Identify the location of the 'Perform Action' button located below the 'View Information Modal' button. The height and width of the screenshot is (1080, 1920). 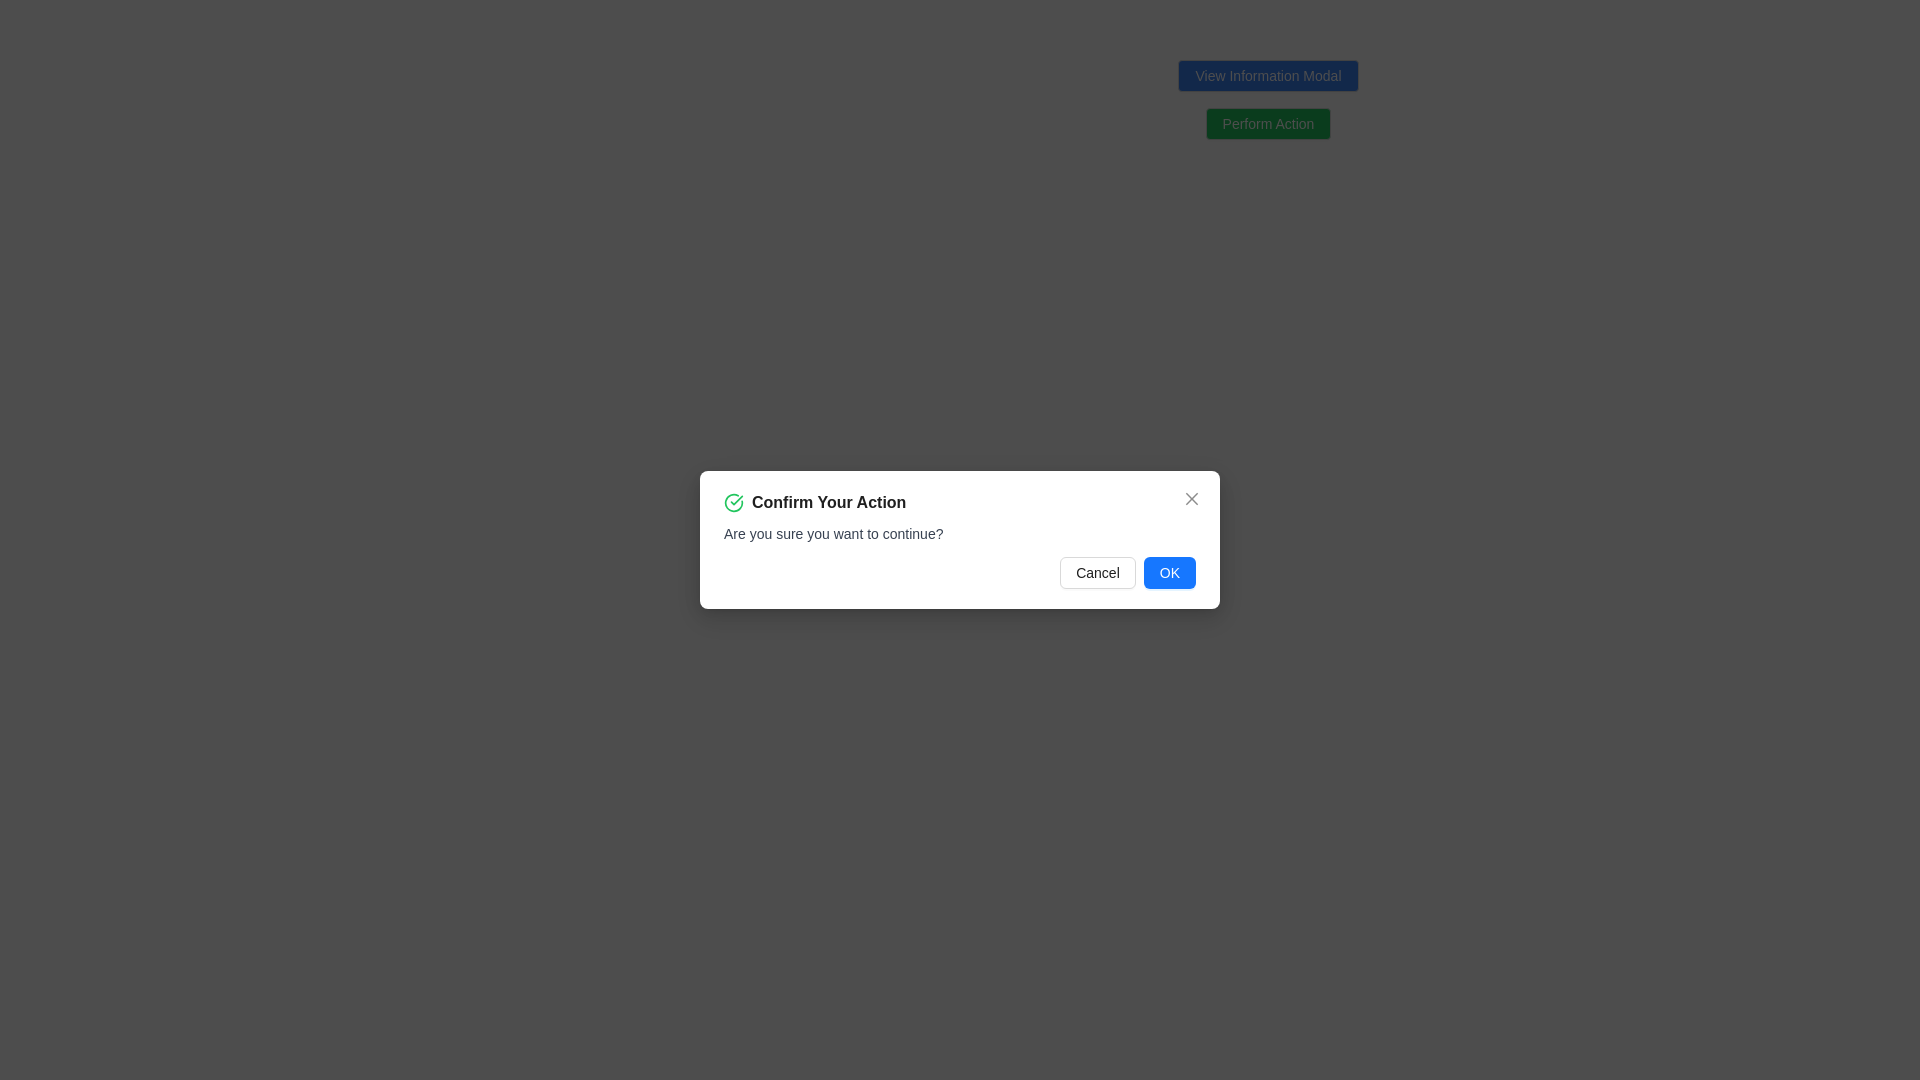
(1267, 123).